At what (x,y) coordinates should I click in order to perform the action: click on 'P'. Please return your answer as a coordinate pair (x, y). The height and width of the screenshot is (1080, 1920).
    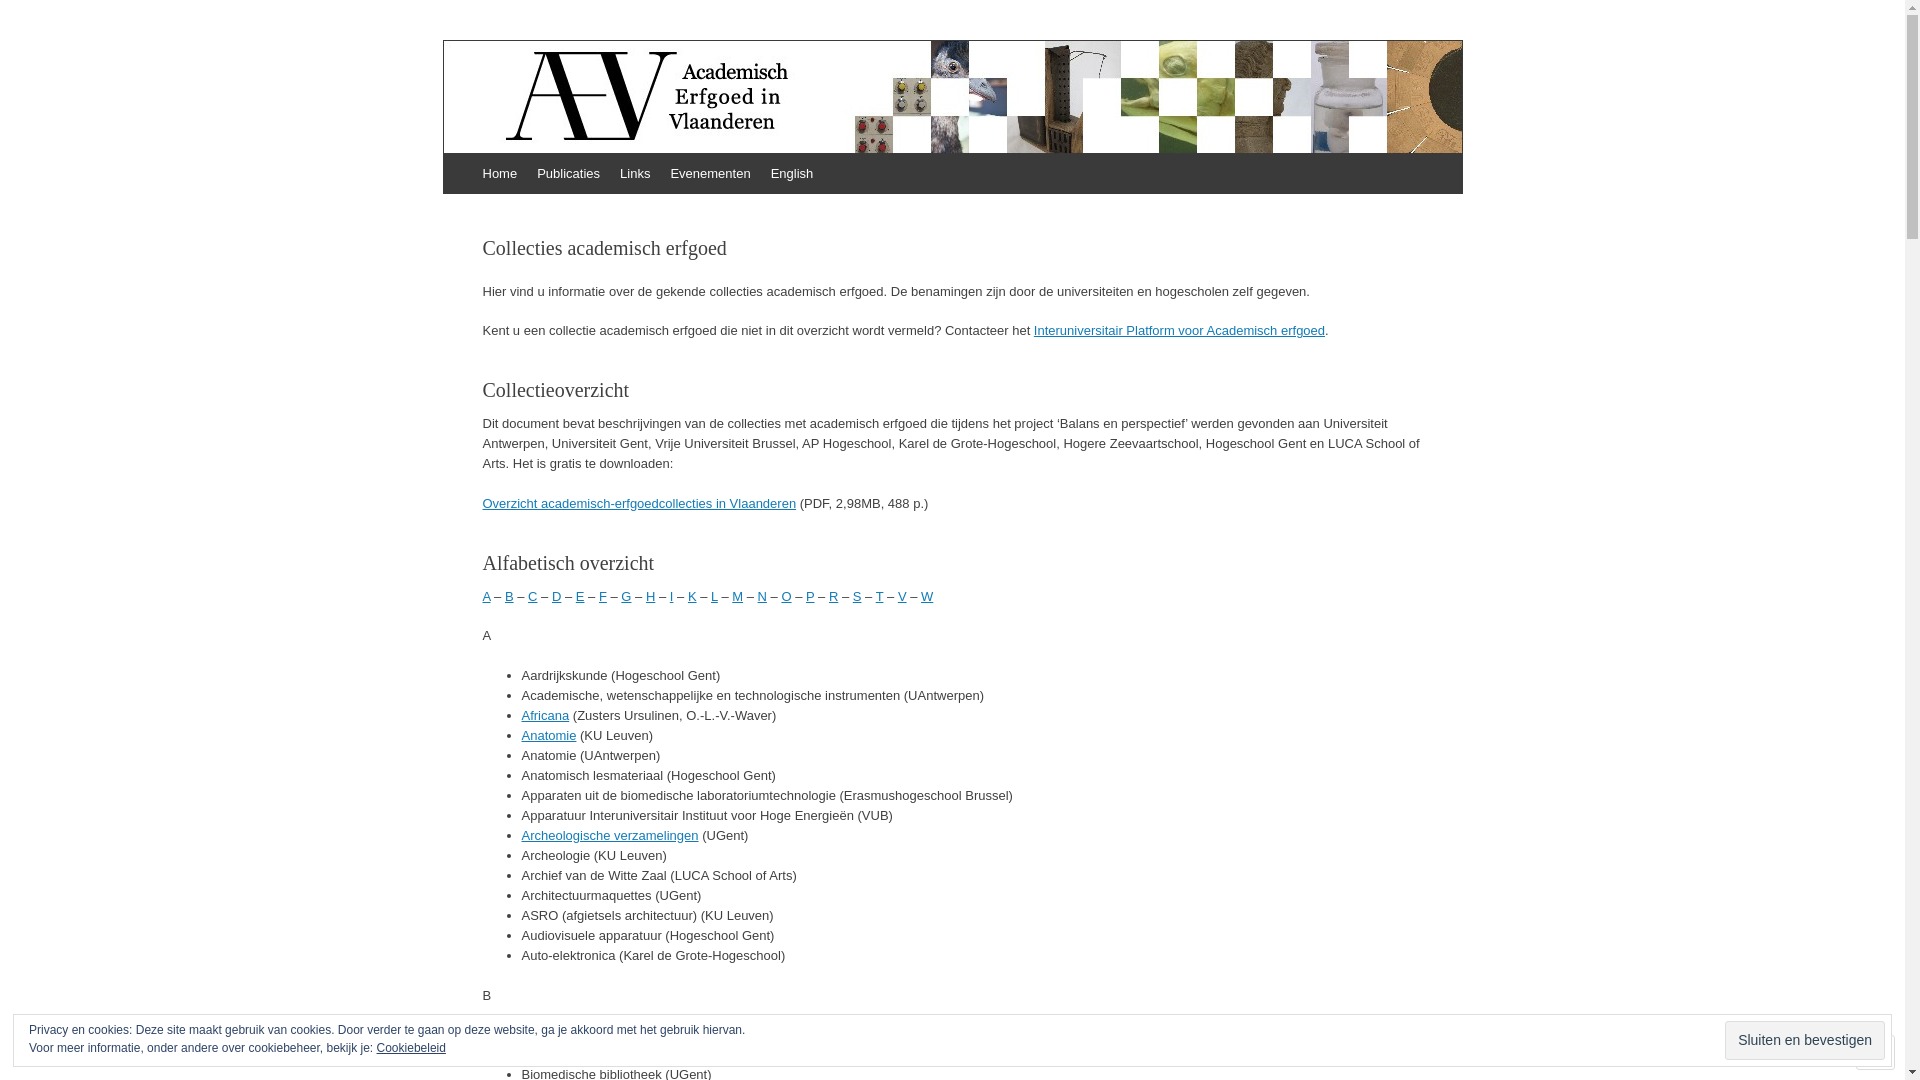
    Looking at the image, I should click on (810, 594).